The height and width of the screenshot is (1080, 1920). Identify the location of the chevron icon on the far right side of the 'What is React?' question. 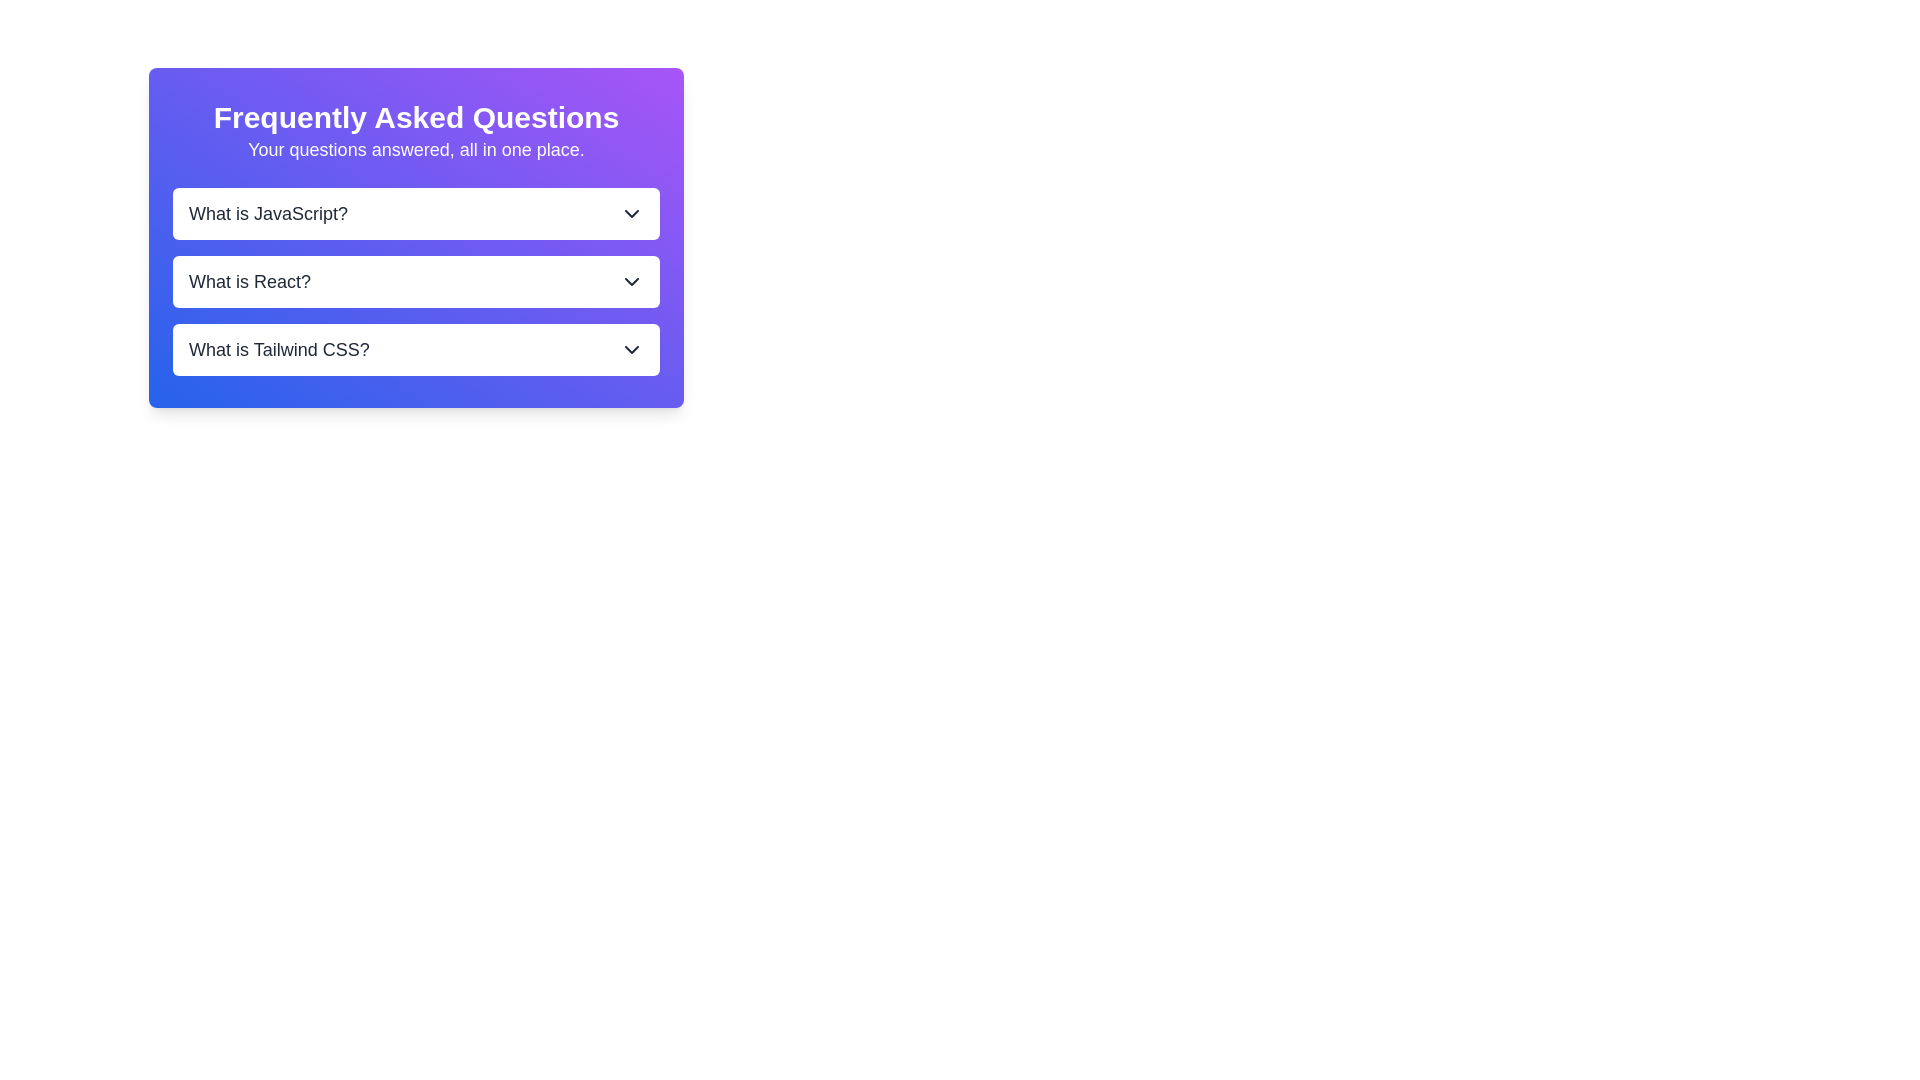
(631, 281).